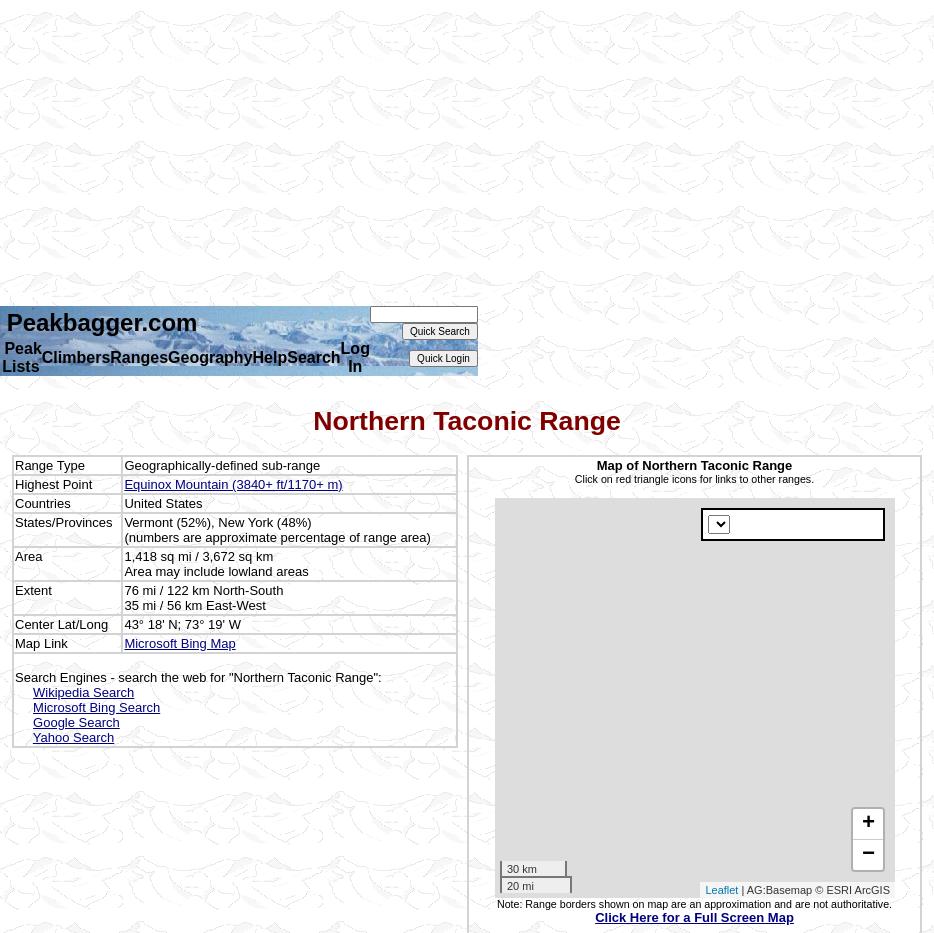 The height and width of the screenshot is (933, 934). Describe the element at coordinates (232, 483) in the screenshot. I see `'Equinox Mountain (3840+ ft/1170+ m)'` at that location.